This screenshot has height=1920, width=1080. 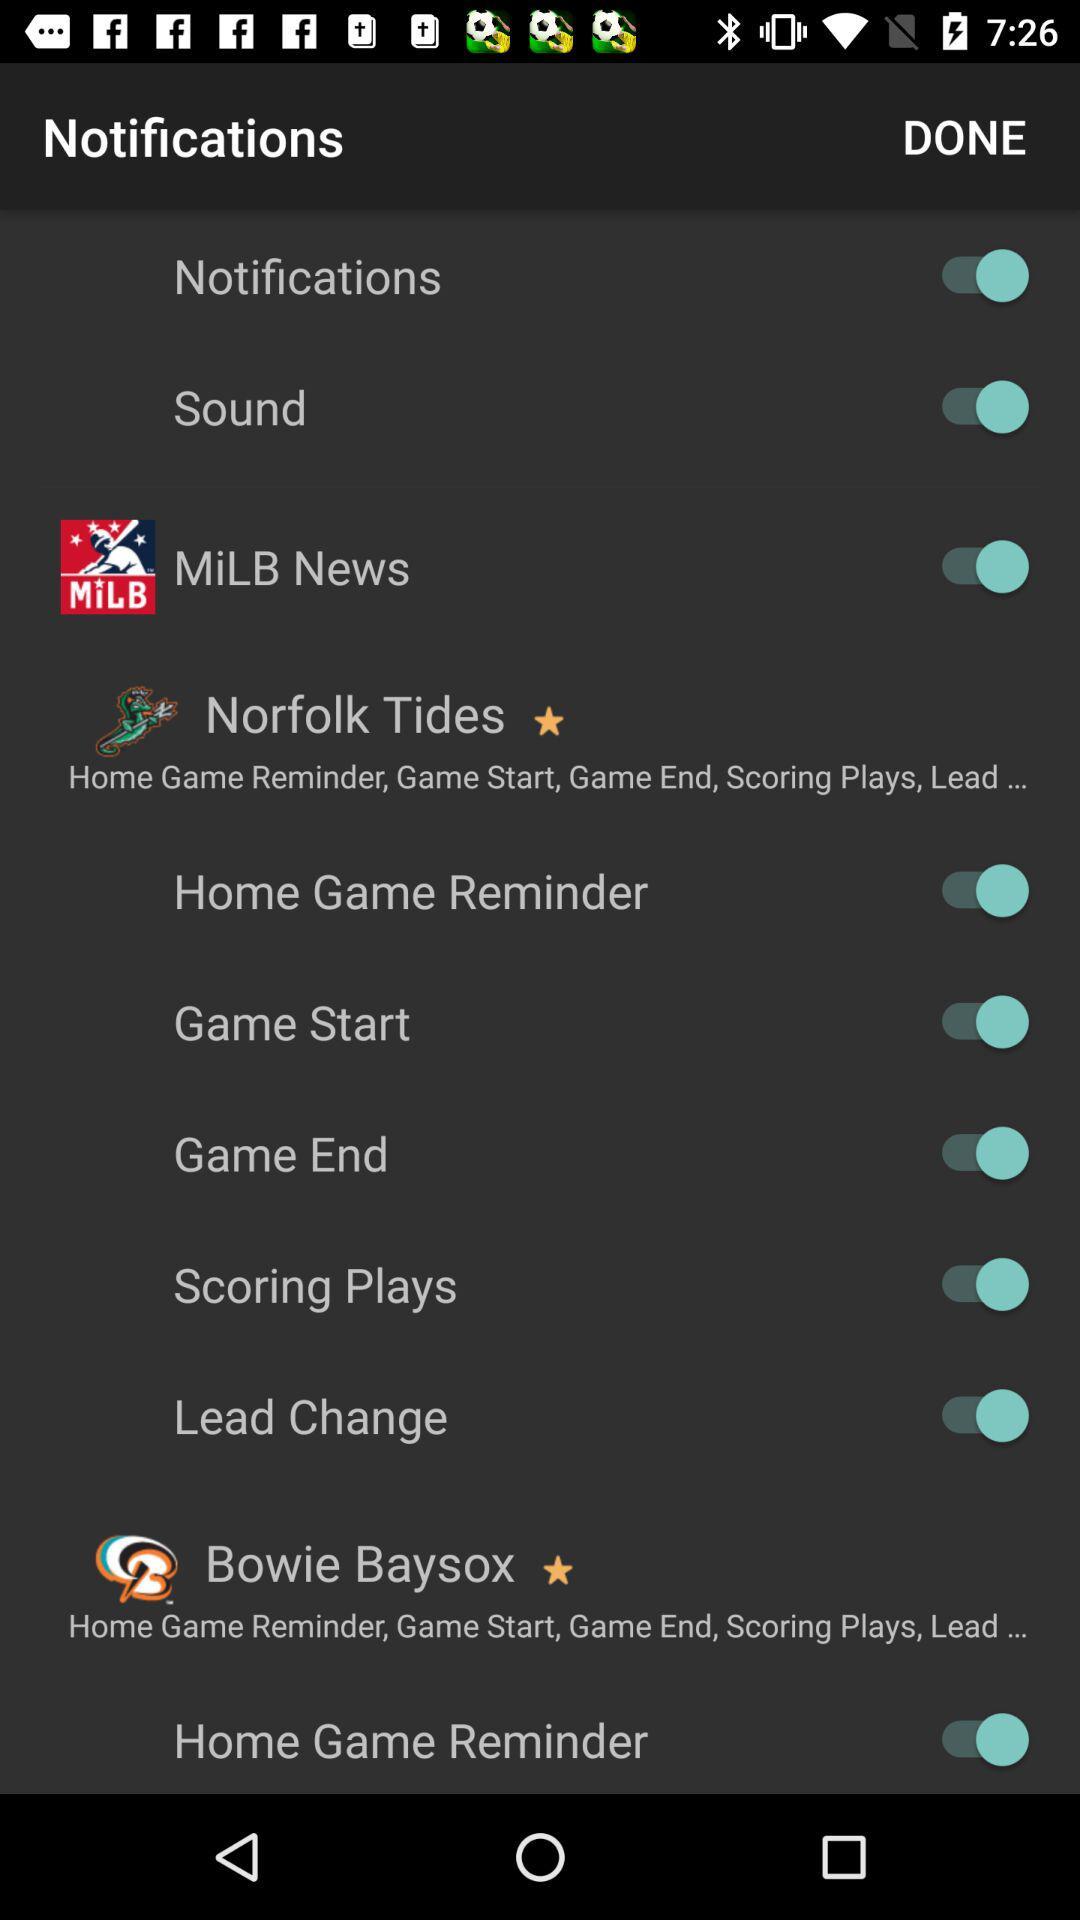 I want to click on reminder for lead changes, so click(x=974, y=1414).